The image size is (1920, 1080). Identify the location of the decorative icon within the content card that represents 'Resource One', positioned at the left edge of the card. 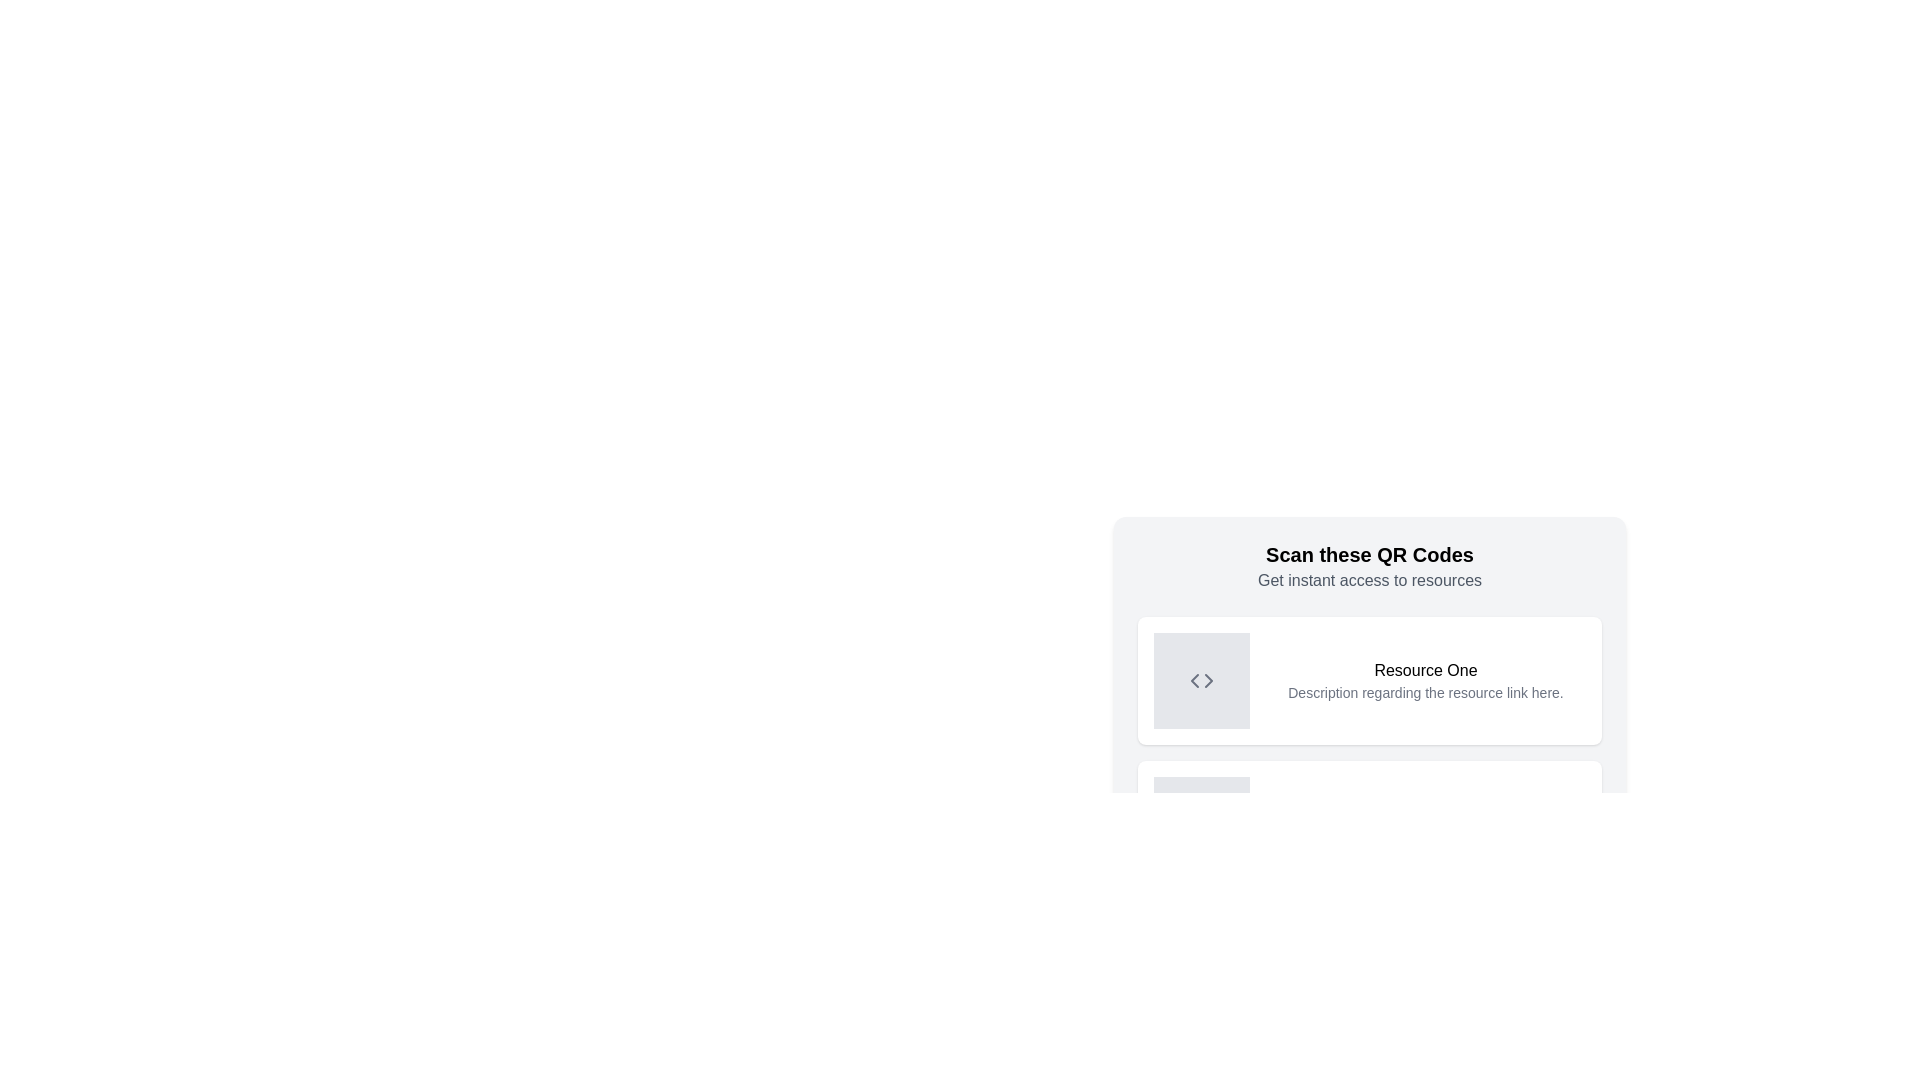
(1200, 680).